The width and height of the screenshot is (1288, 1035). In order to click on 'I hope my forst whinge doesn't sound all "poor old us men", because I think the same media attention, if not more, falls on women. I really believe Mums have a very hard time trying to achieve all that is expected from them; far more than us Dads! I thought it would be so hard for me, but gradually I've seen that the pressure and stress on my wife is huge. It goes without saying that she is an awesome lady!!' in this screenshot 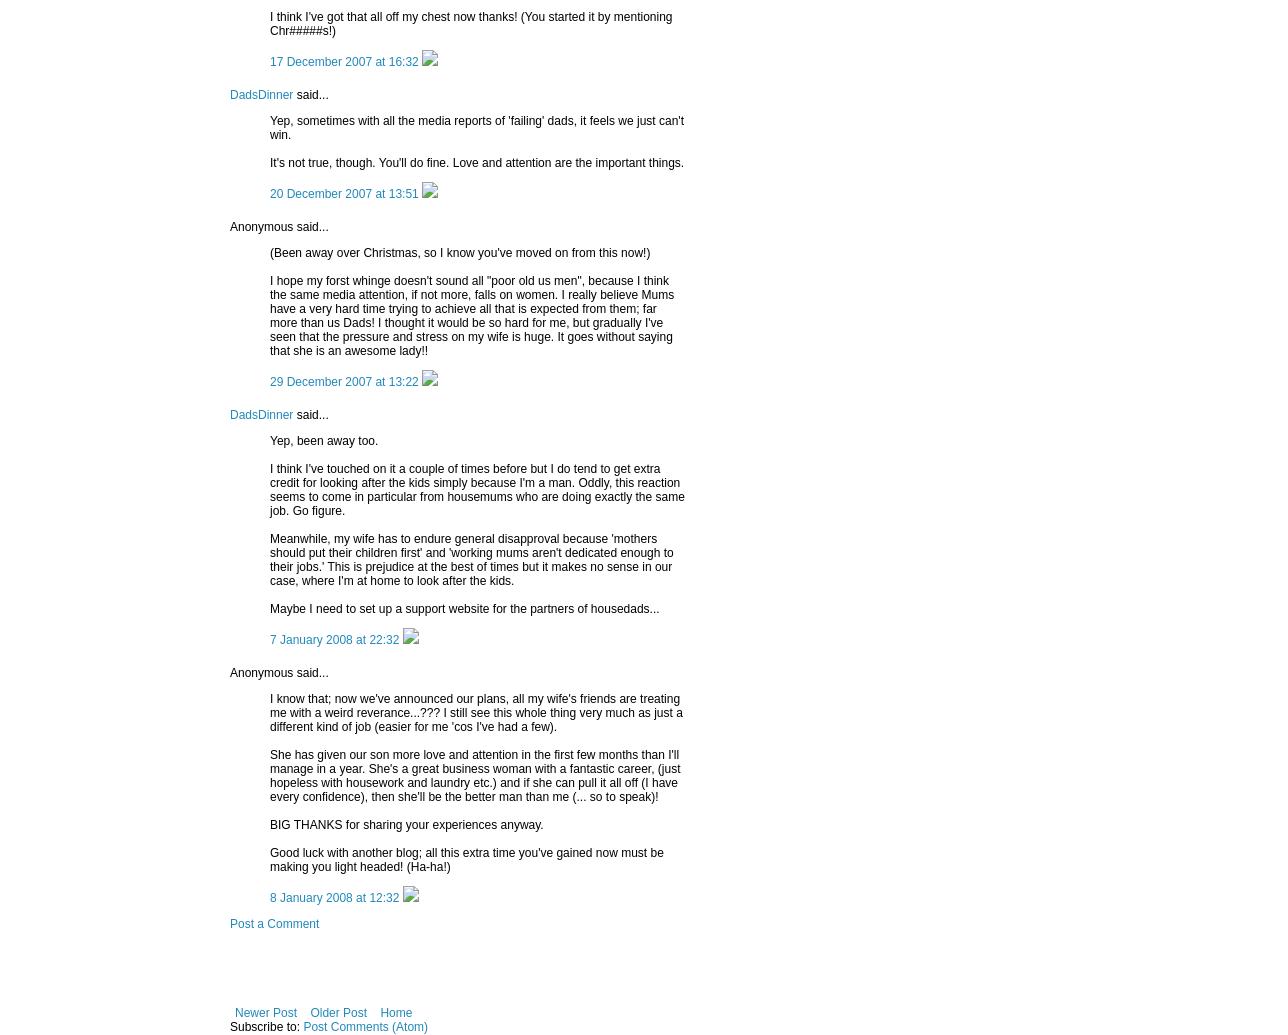, I will do `click(472, 314)`.